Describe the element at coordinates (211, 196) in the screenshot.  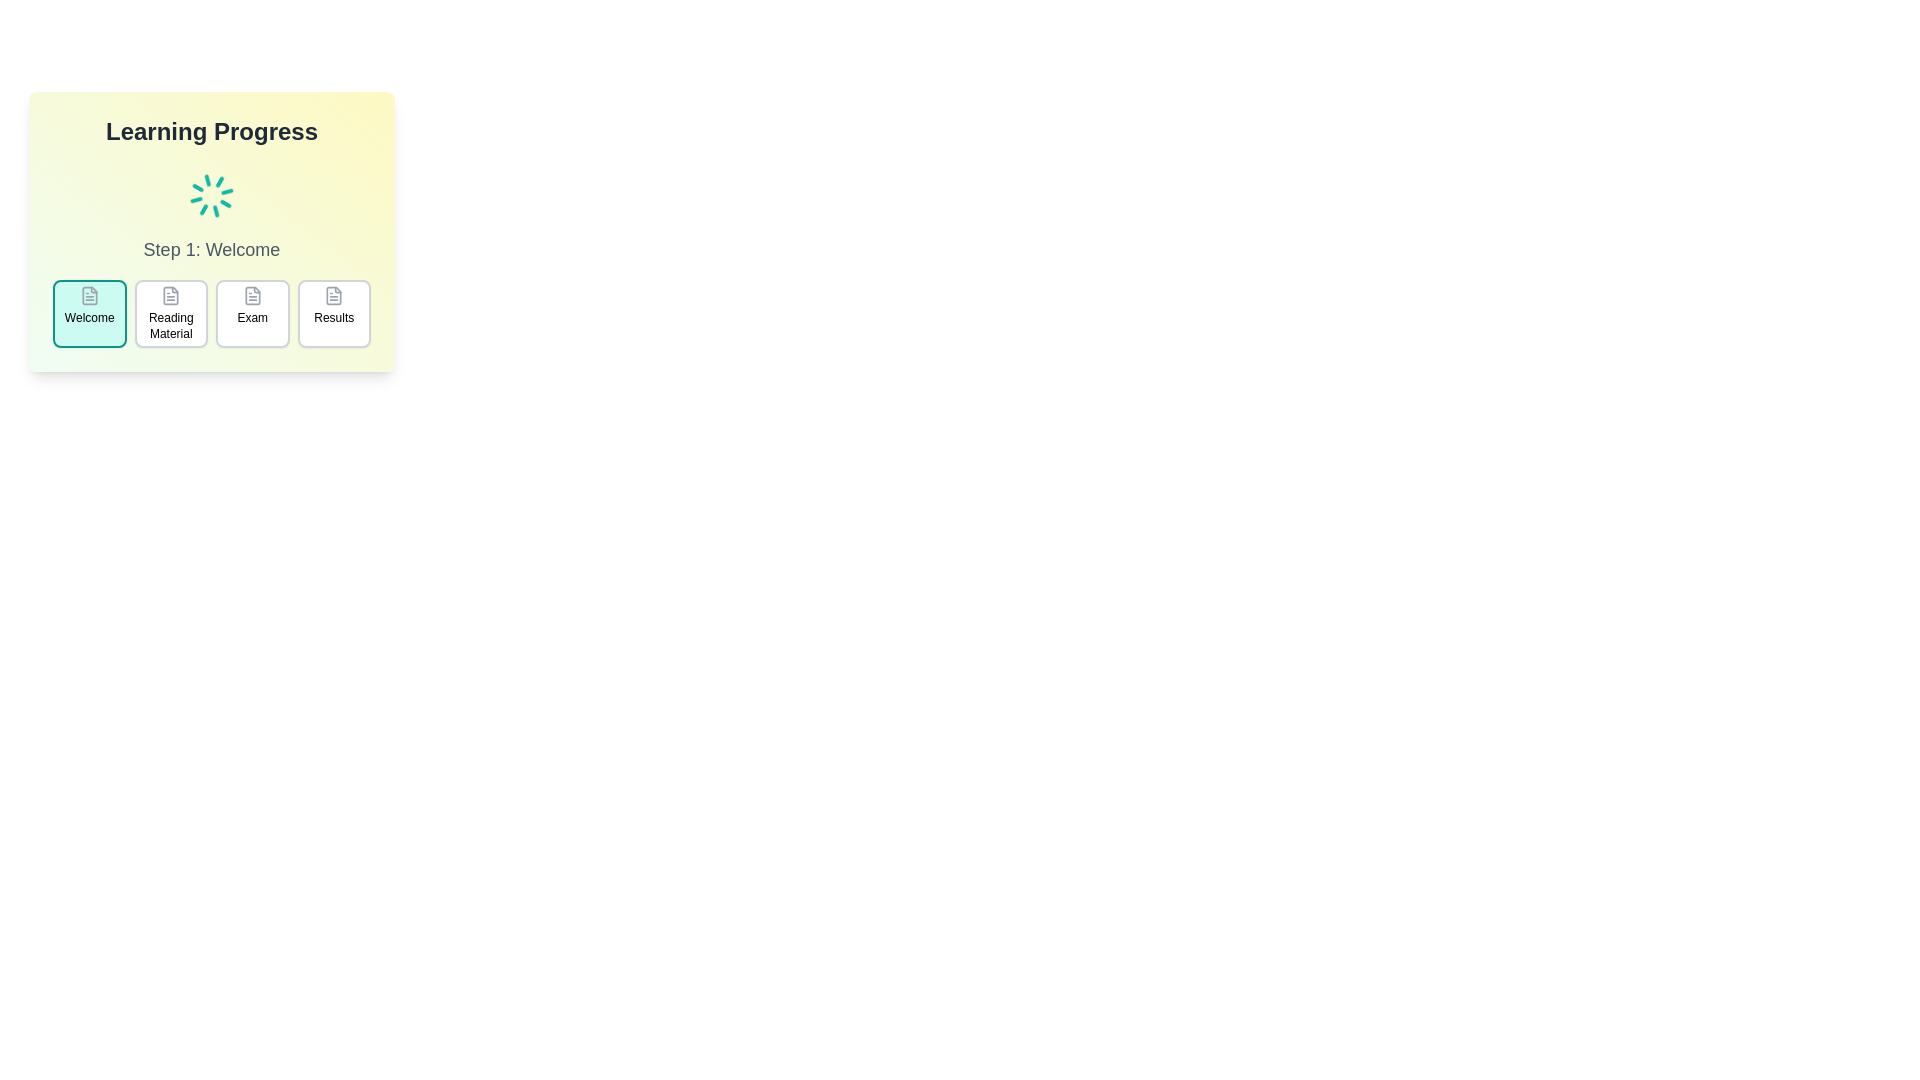
I see `the animated teal-colored spinning loader icon located at the upper central area within the card under the 'Learning Progress' header` at that location.